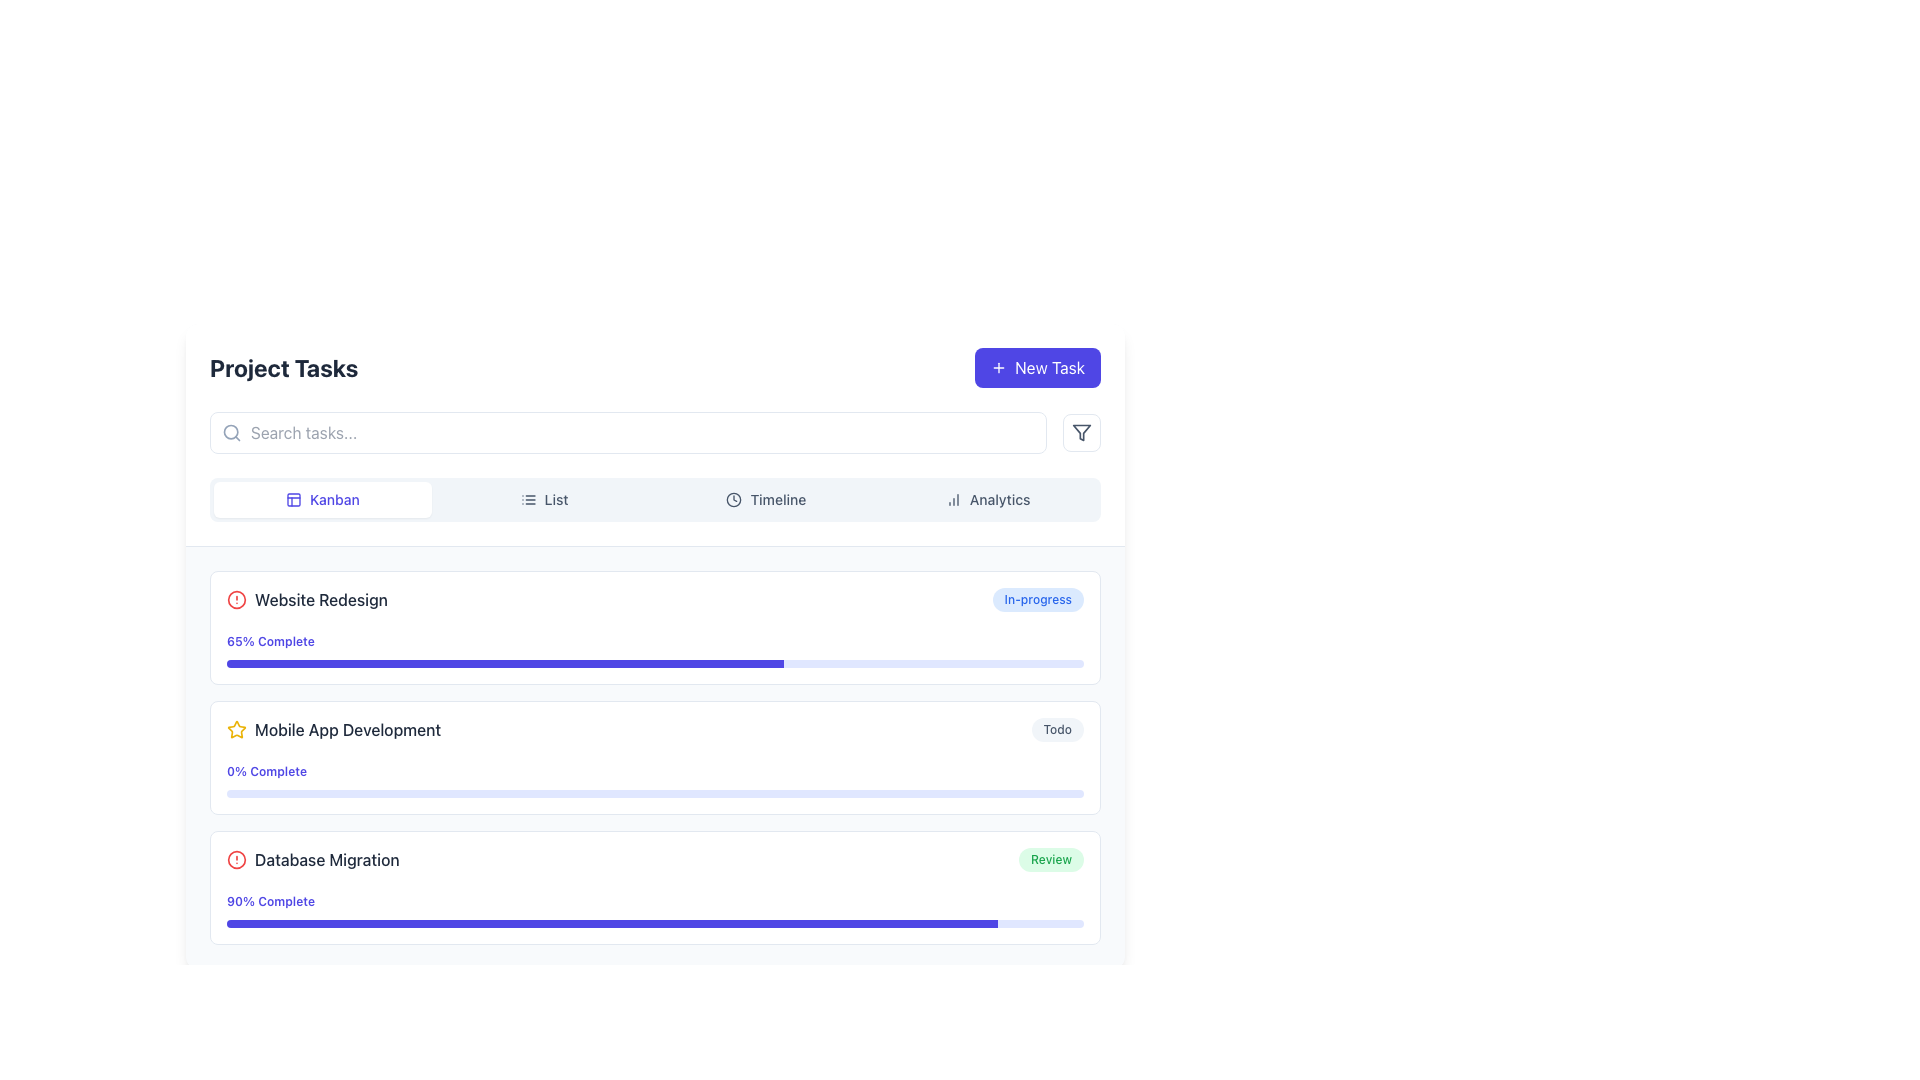  I want to click on the '+' icon associated with the 'New Task' button to provide additional visual feedback, so click(999, 367).